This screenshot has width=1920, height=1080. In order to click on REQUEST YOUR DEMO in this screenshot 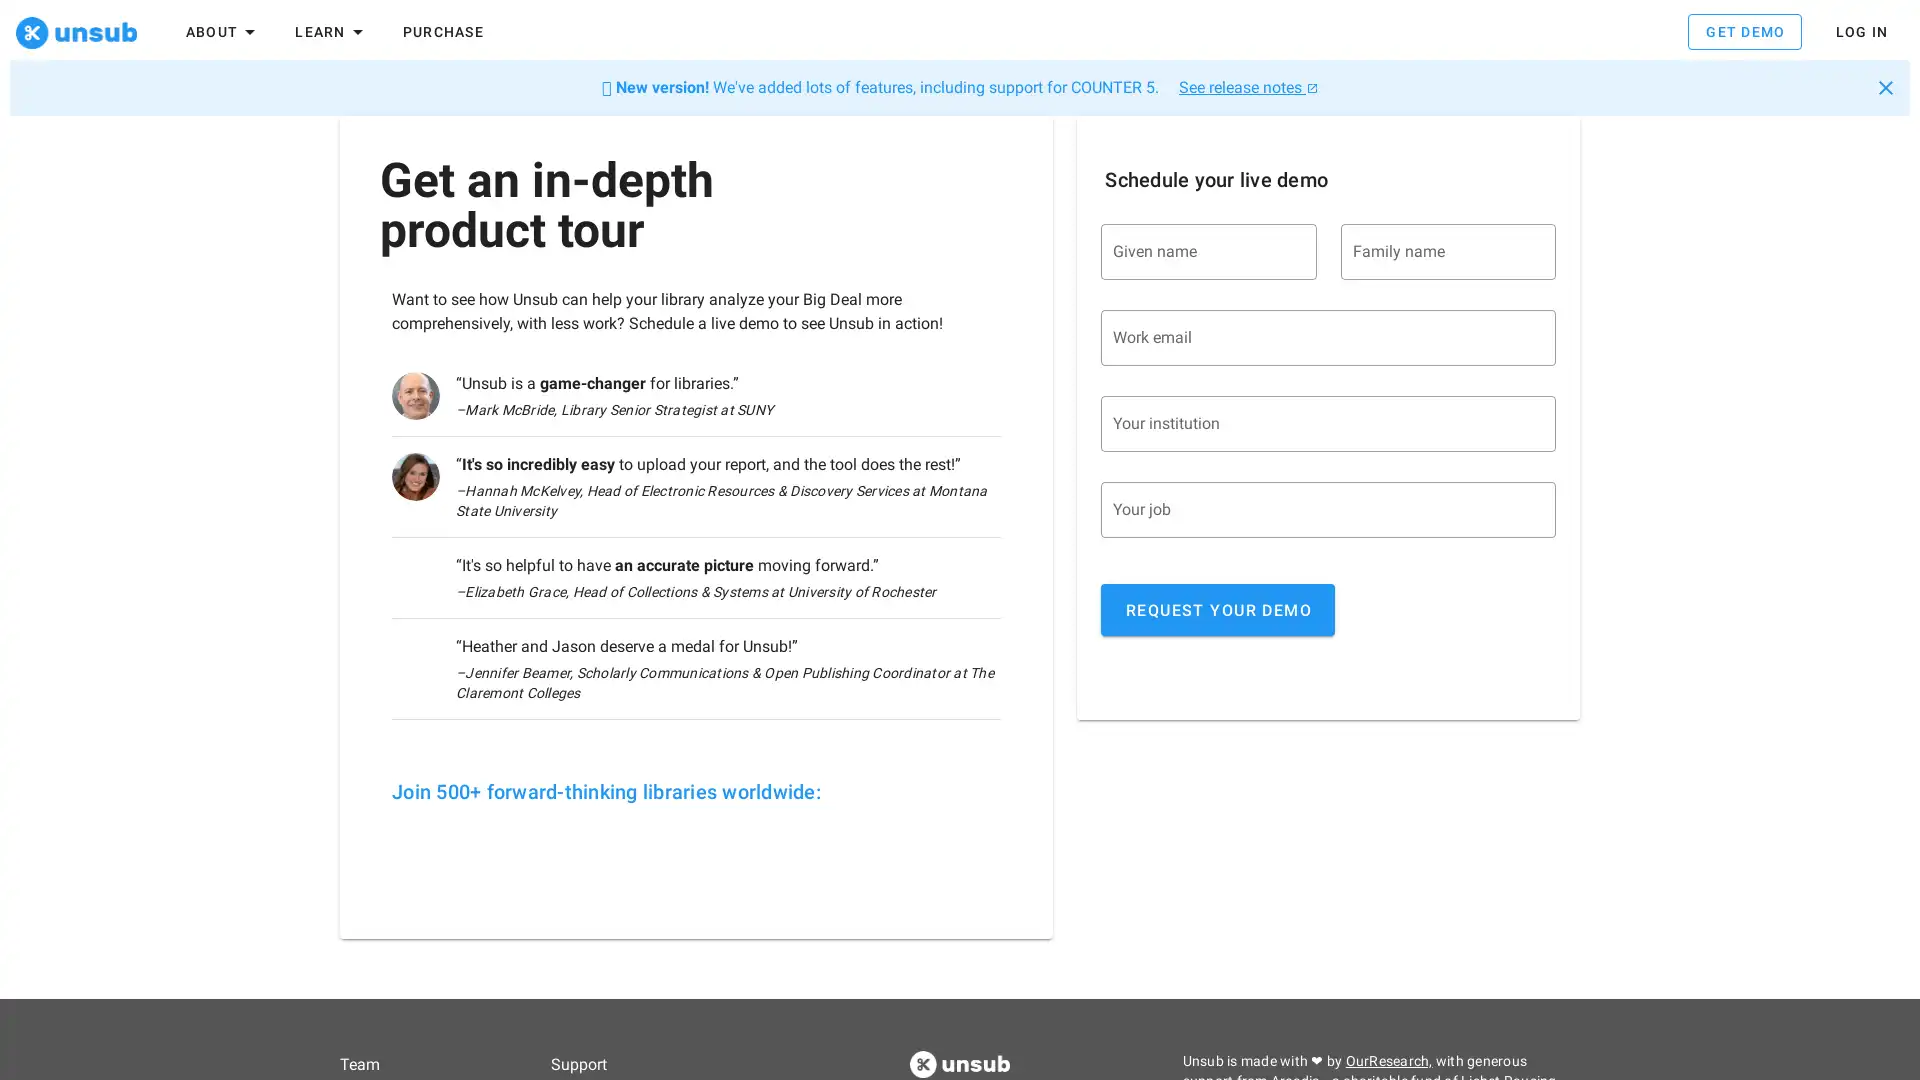, I will do `click(1217, 616)`.